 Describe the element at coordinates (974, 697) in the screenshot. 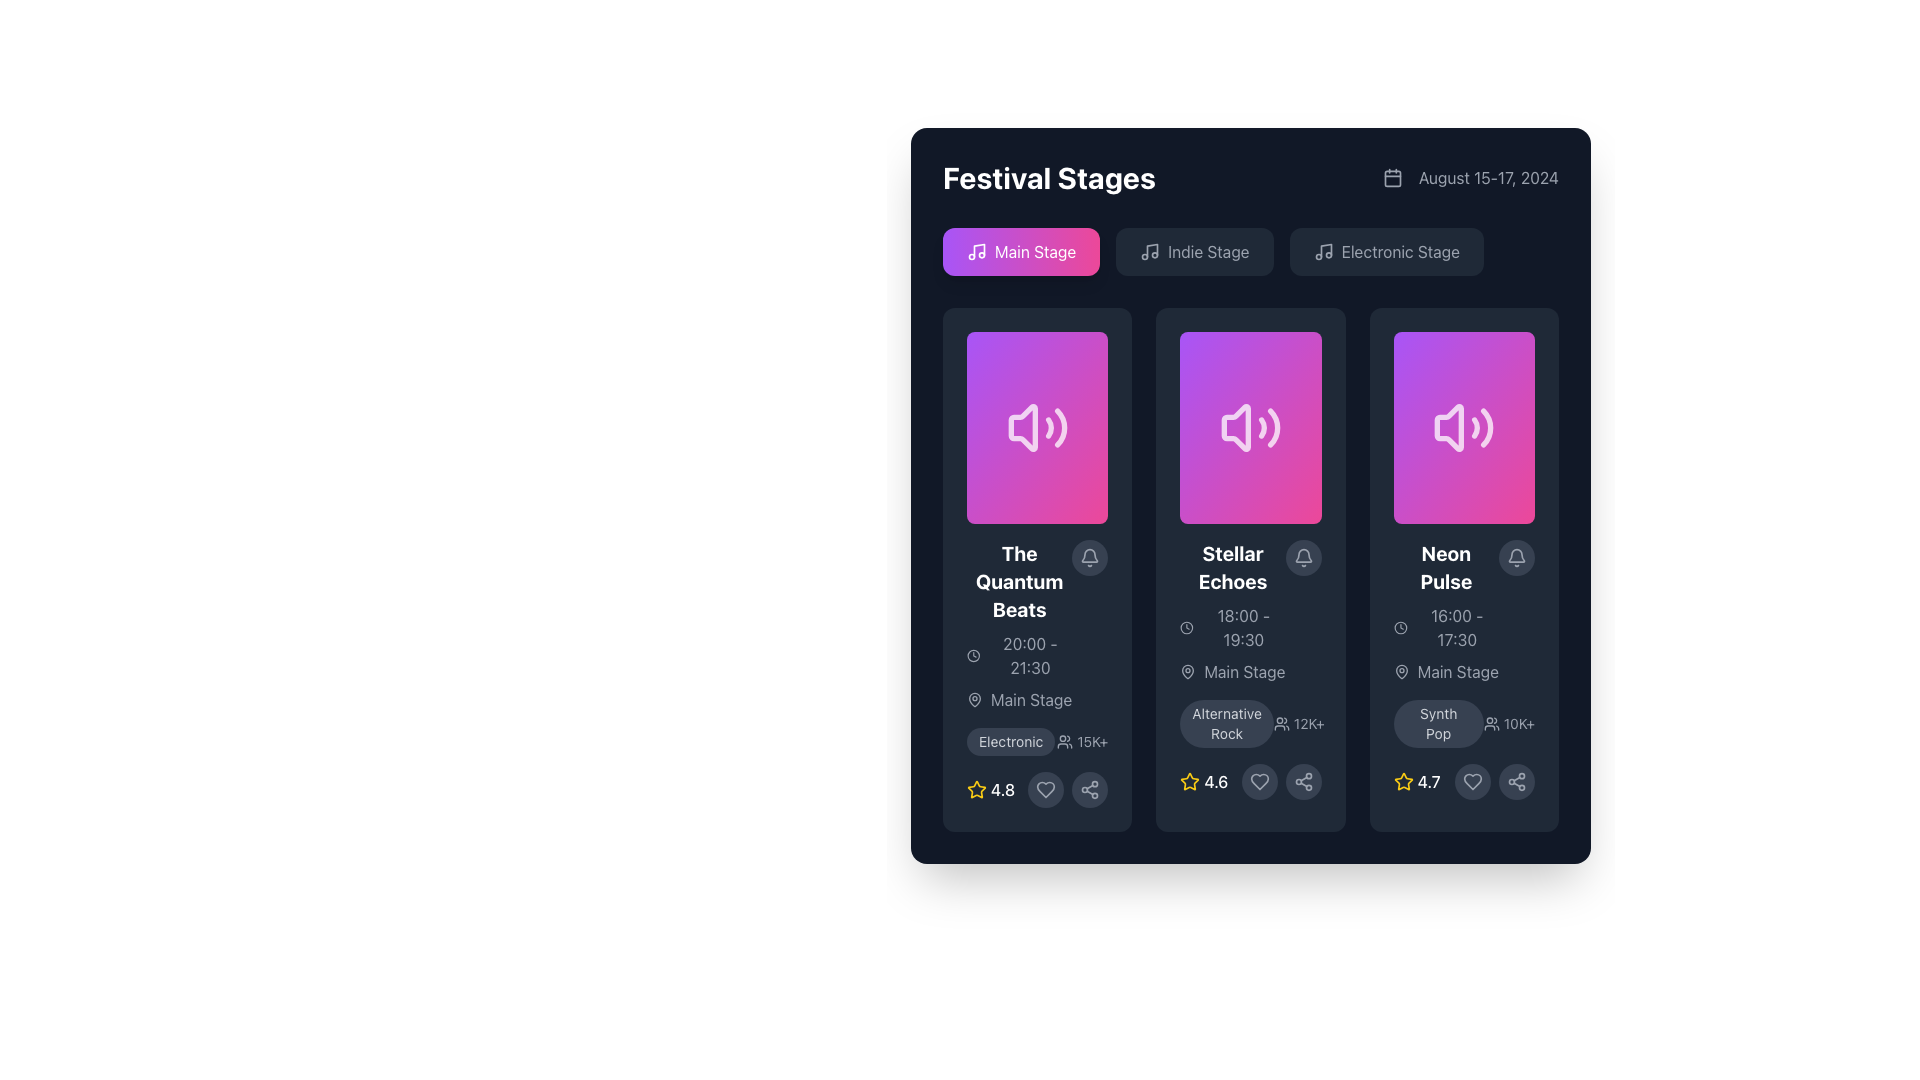

I see `the pin-shaped icon located beside the text 'Main Stage' in the lower section of the card titled 'The Quantum Beats'` at that location.